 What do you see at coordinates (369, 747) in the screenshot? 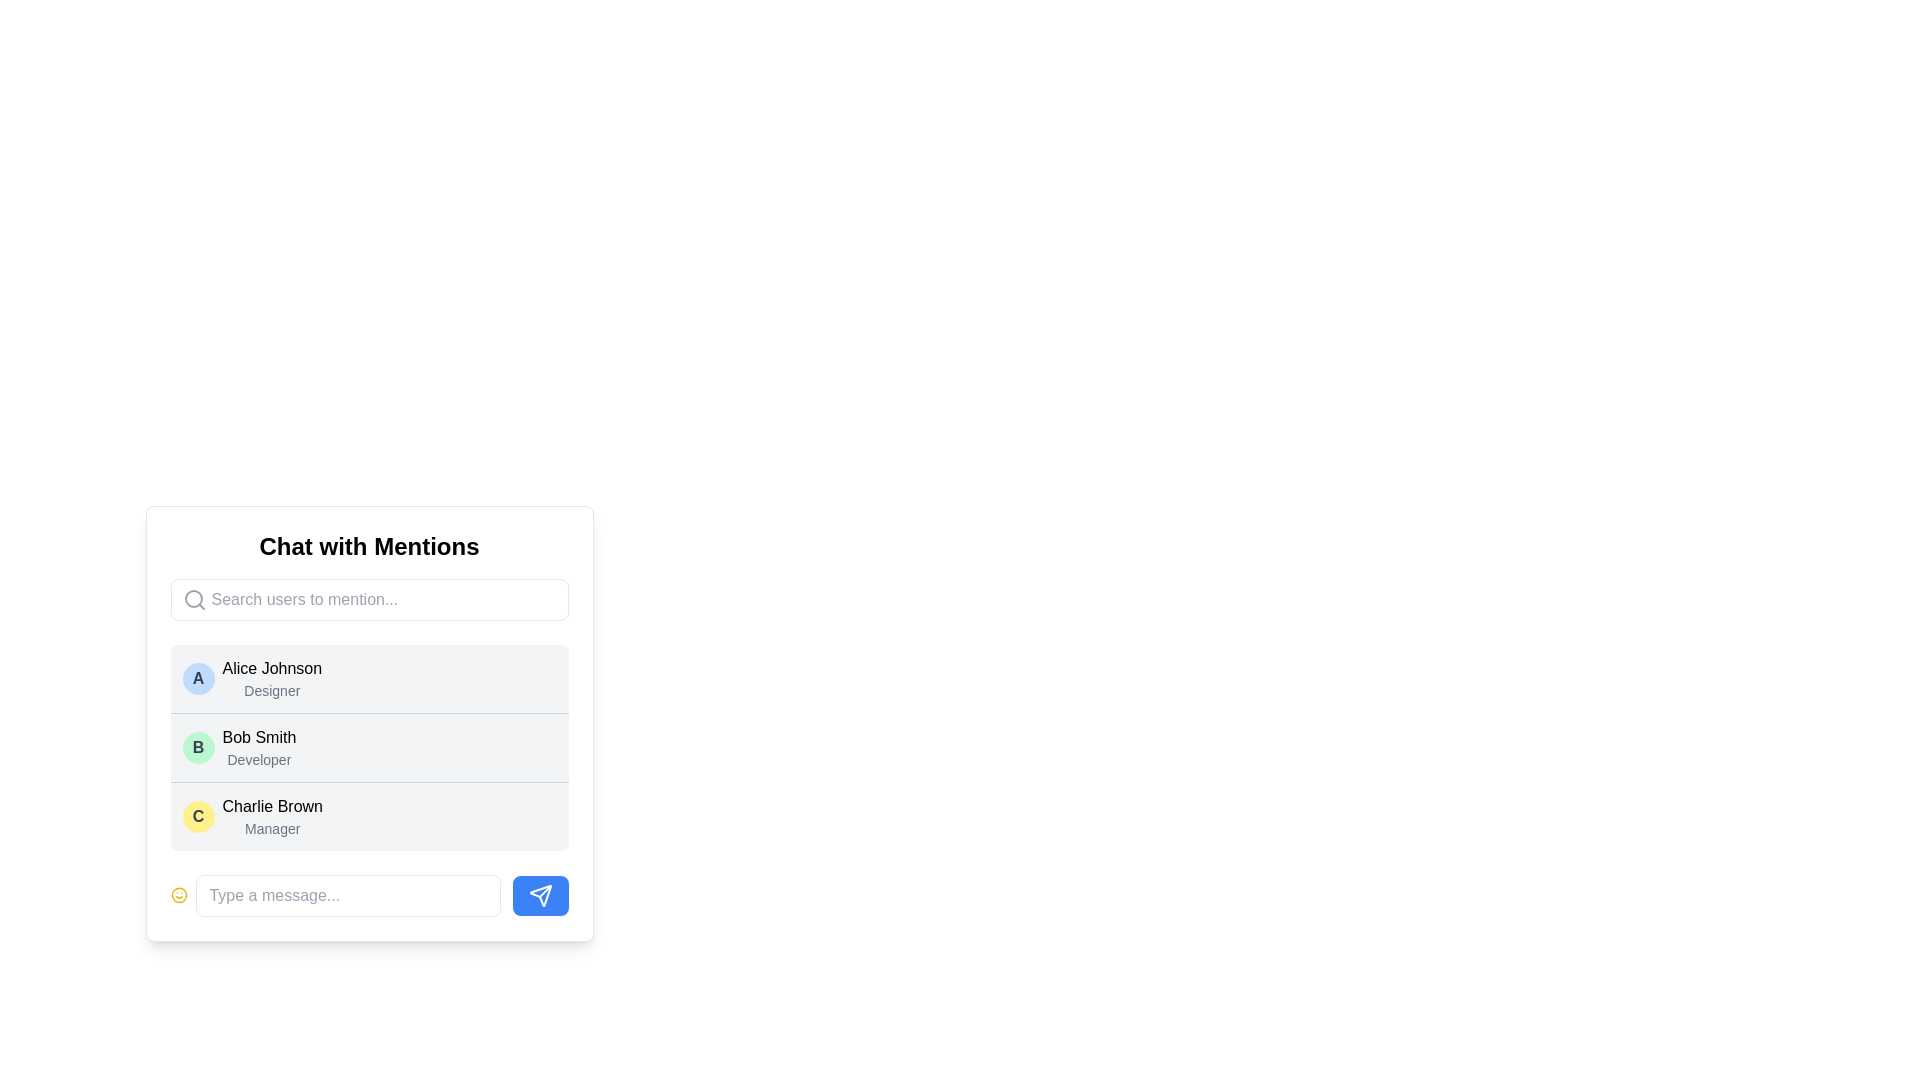
I see `the user profile list item representing the second user profile in the list, which is located below 'Alice Johnson - Designer' and above 'Charlie Brown - Manager'` at bounding box center [369, 747].